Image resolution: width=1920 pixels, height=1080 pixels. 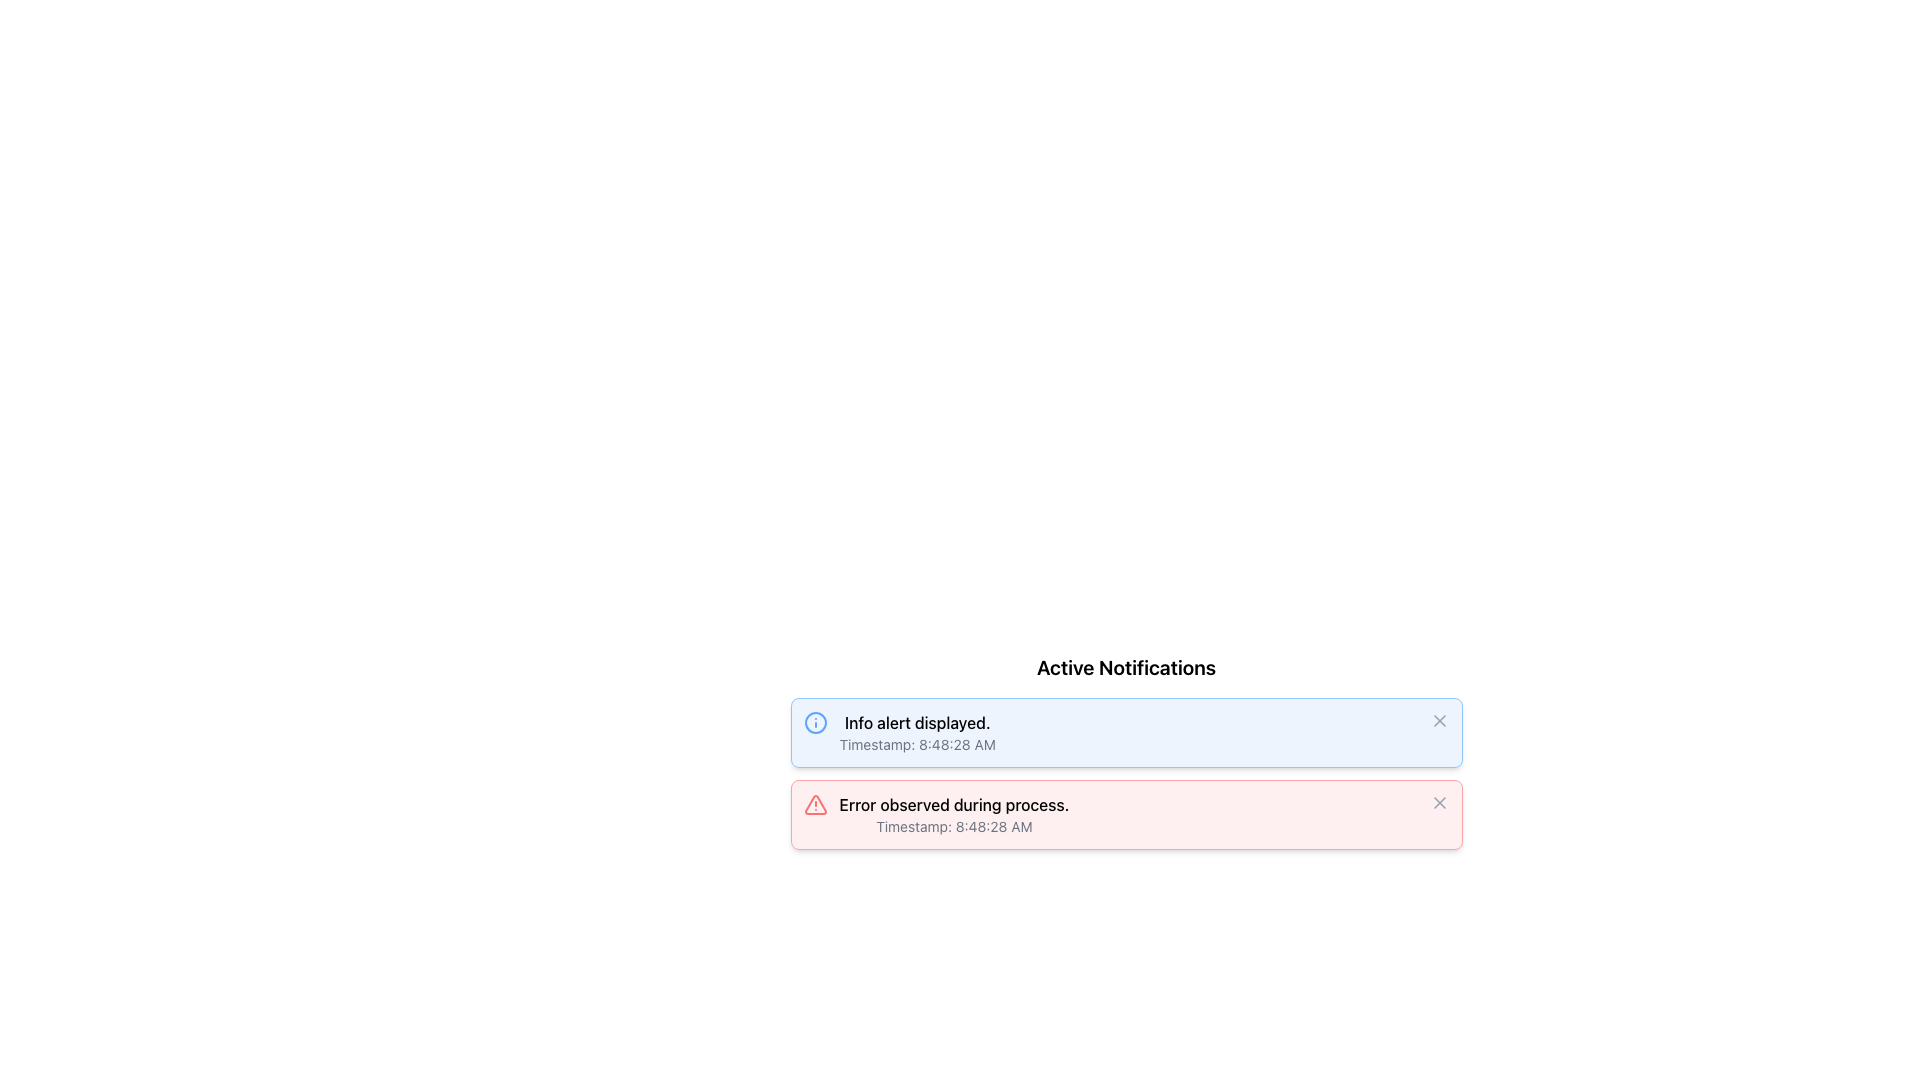 I want to click on the error message text label located within the red notification card, positioned above the timestamp and below the blue notification, so click(x=953, y=804).